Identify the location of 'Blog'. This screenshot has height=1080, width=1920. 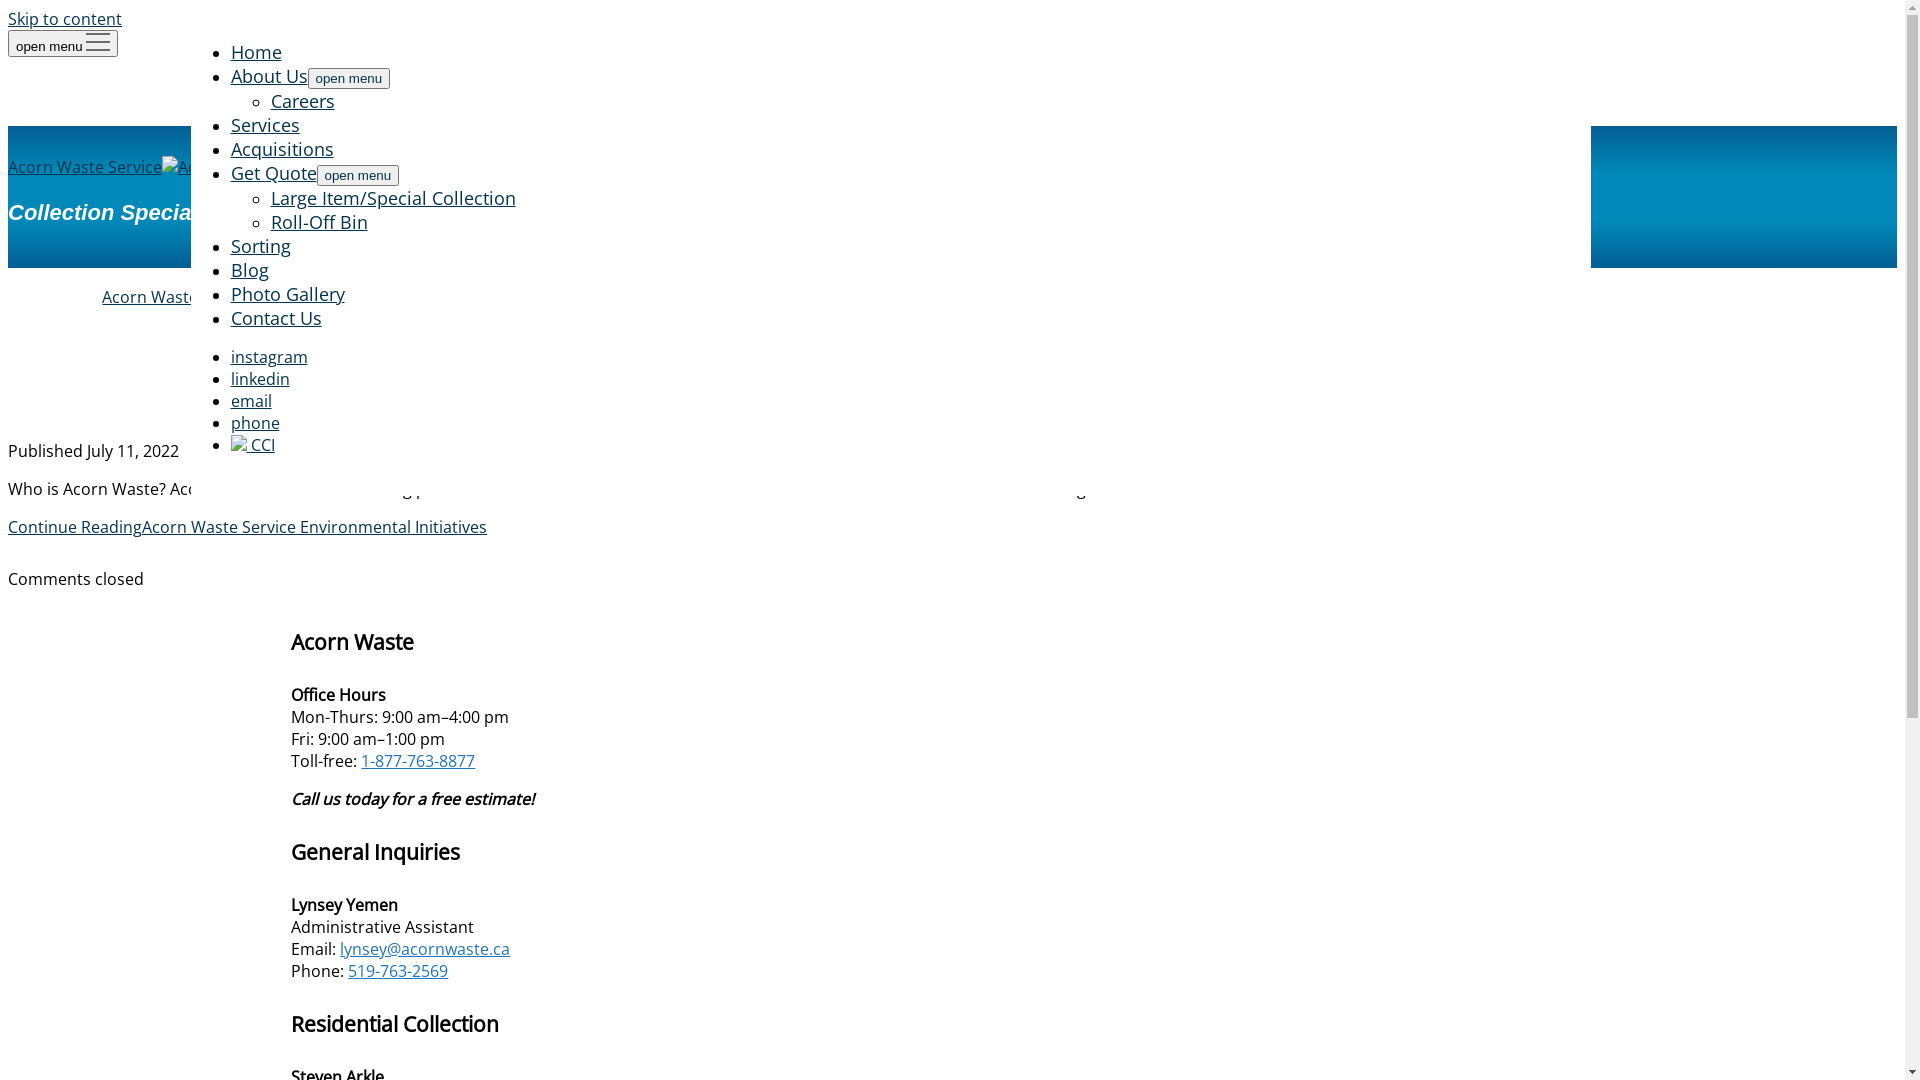
(248, 270).